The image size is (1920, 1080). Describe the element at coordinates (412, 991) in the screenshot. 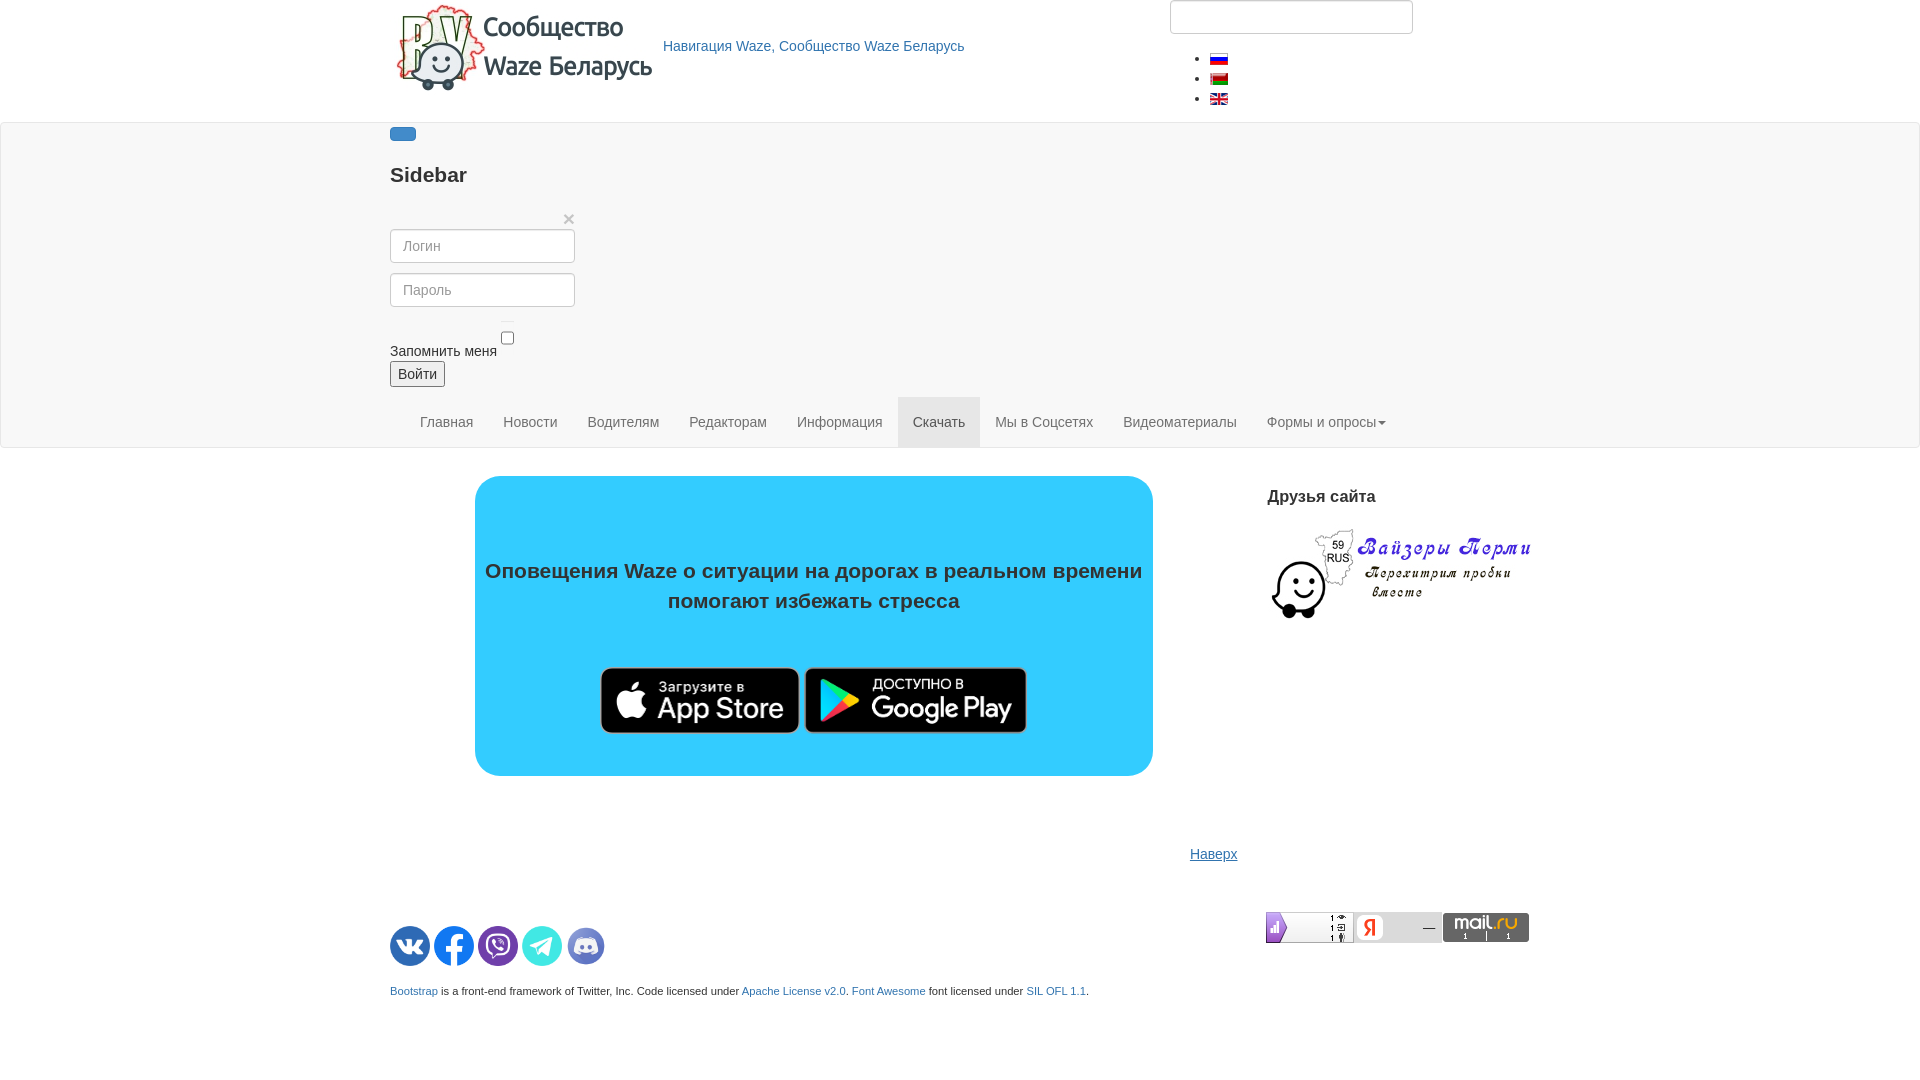

I see `'Bootstrap'` at that location.